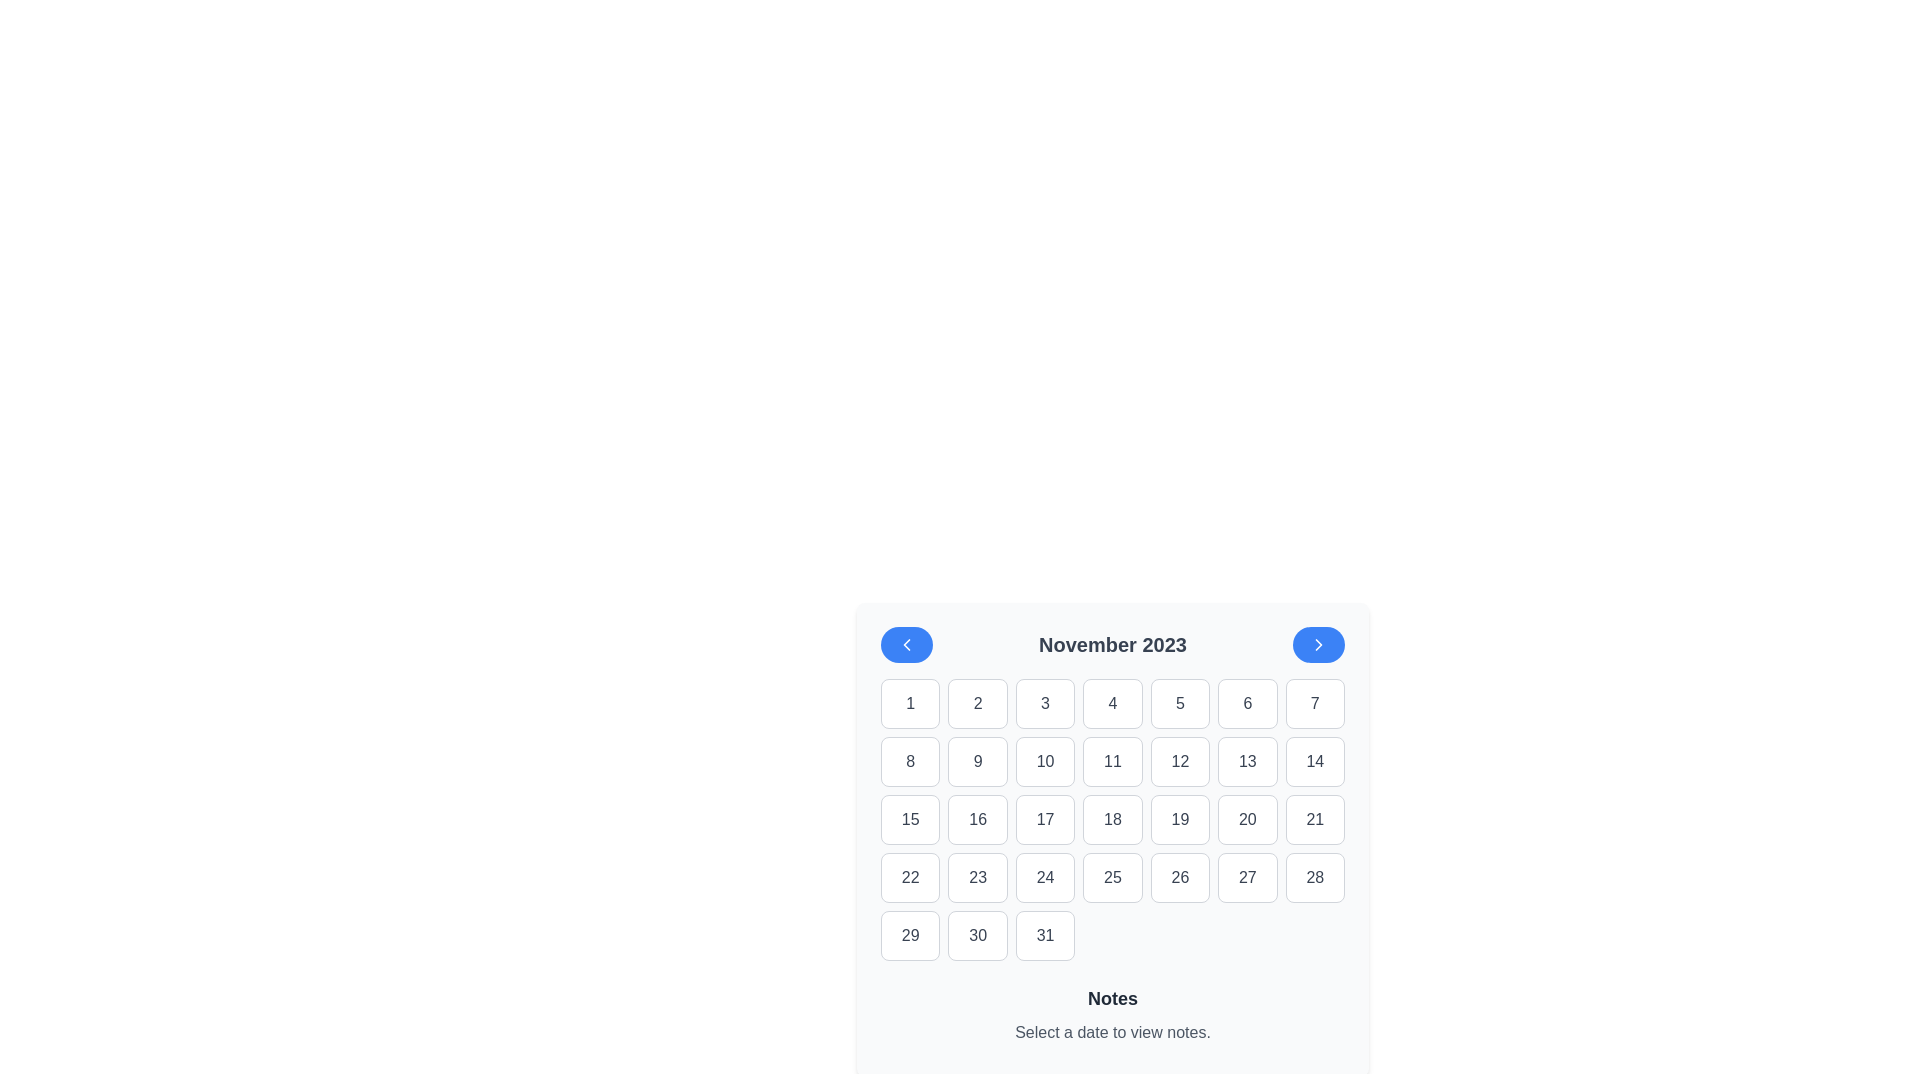 The height and width of the screenshot is (1080, 1920). Describe the element at coordinates (1180, 762) in the screenshot. I see `the square-shaped button with the number '12' centered within it, located in the second row and sixth column of the calendar interface` at that location.